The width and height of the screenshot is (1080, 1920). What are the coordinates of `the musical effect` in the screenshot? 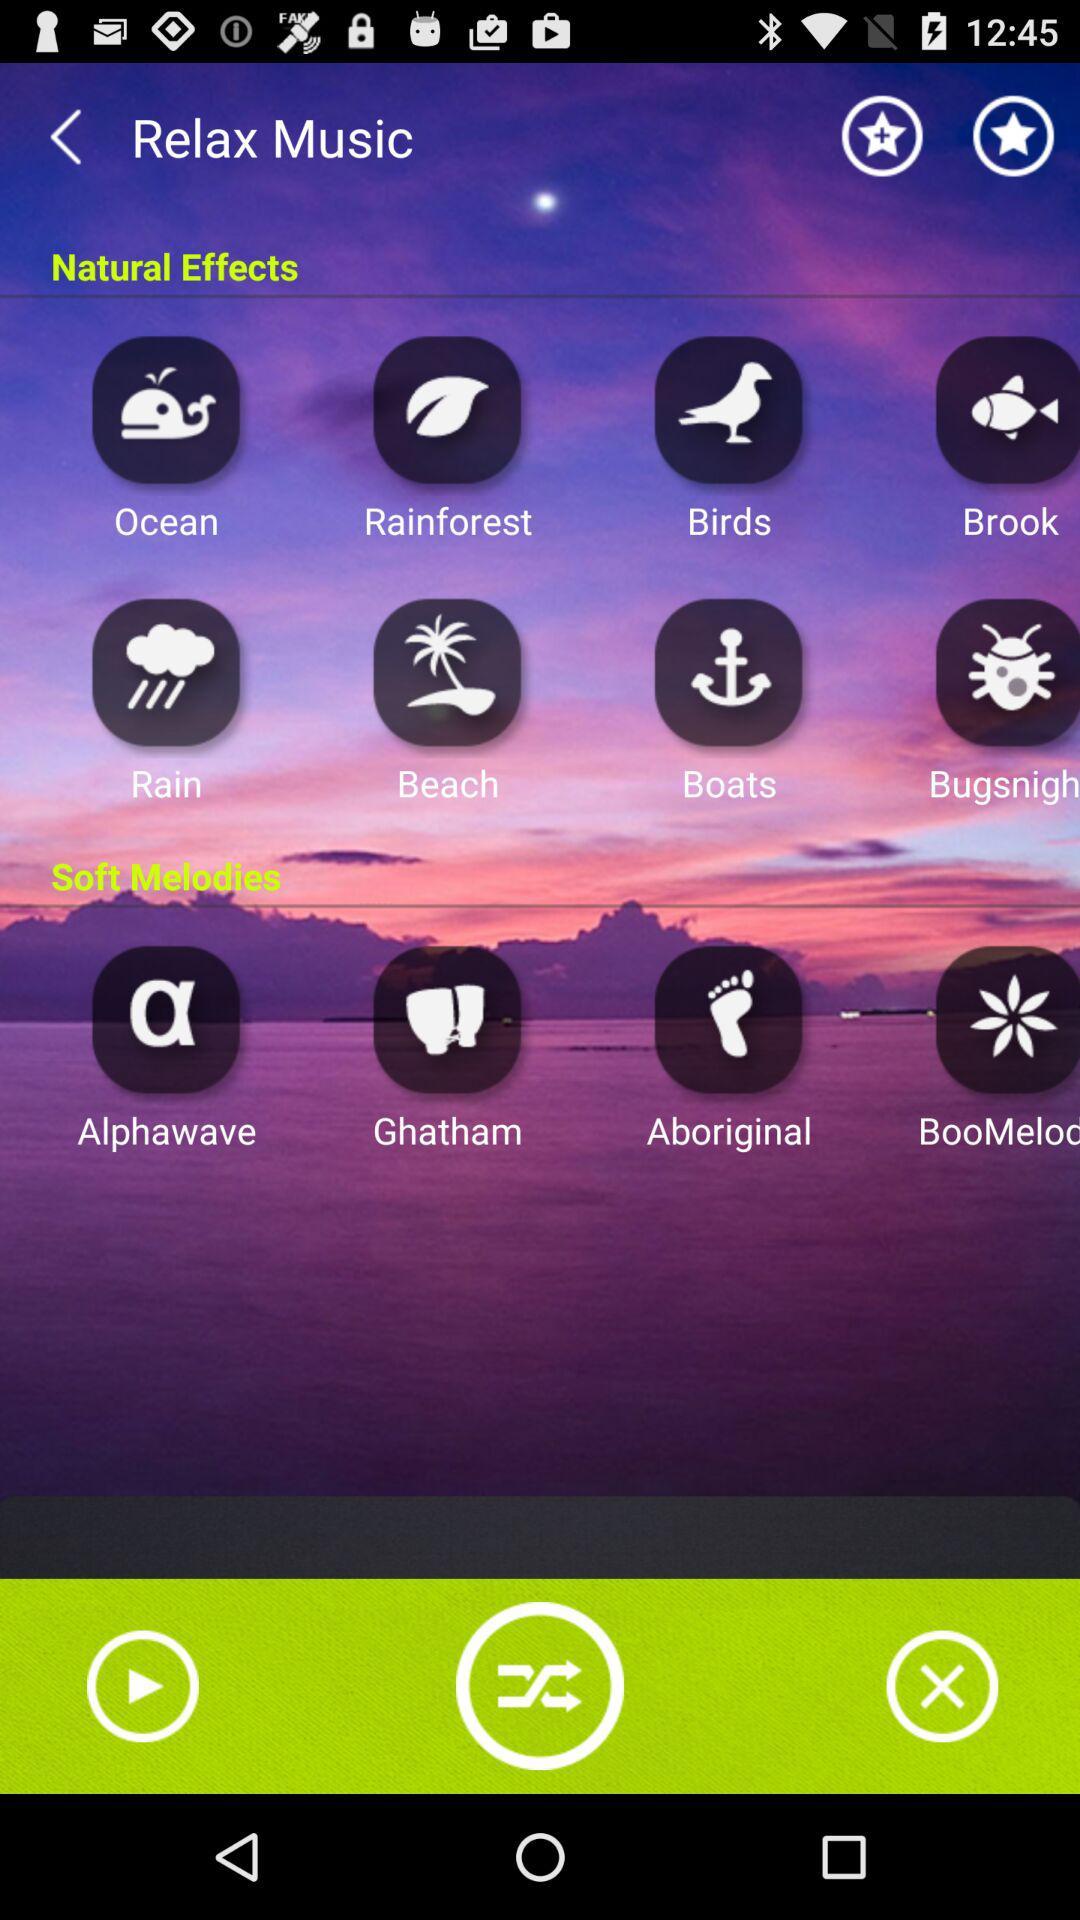 It's located at (165, 671).